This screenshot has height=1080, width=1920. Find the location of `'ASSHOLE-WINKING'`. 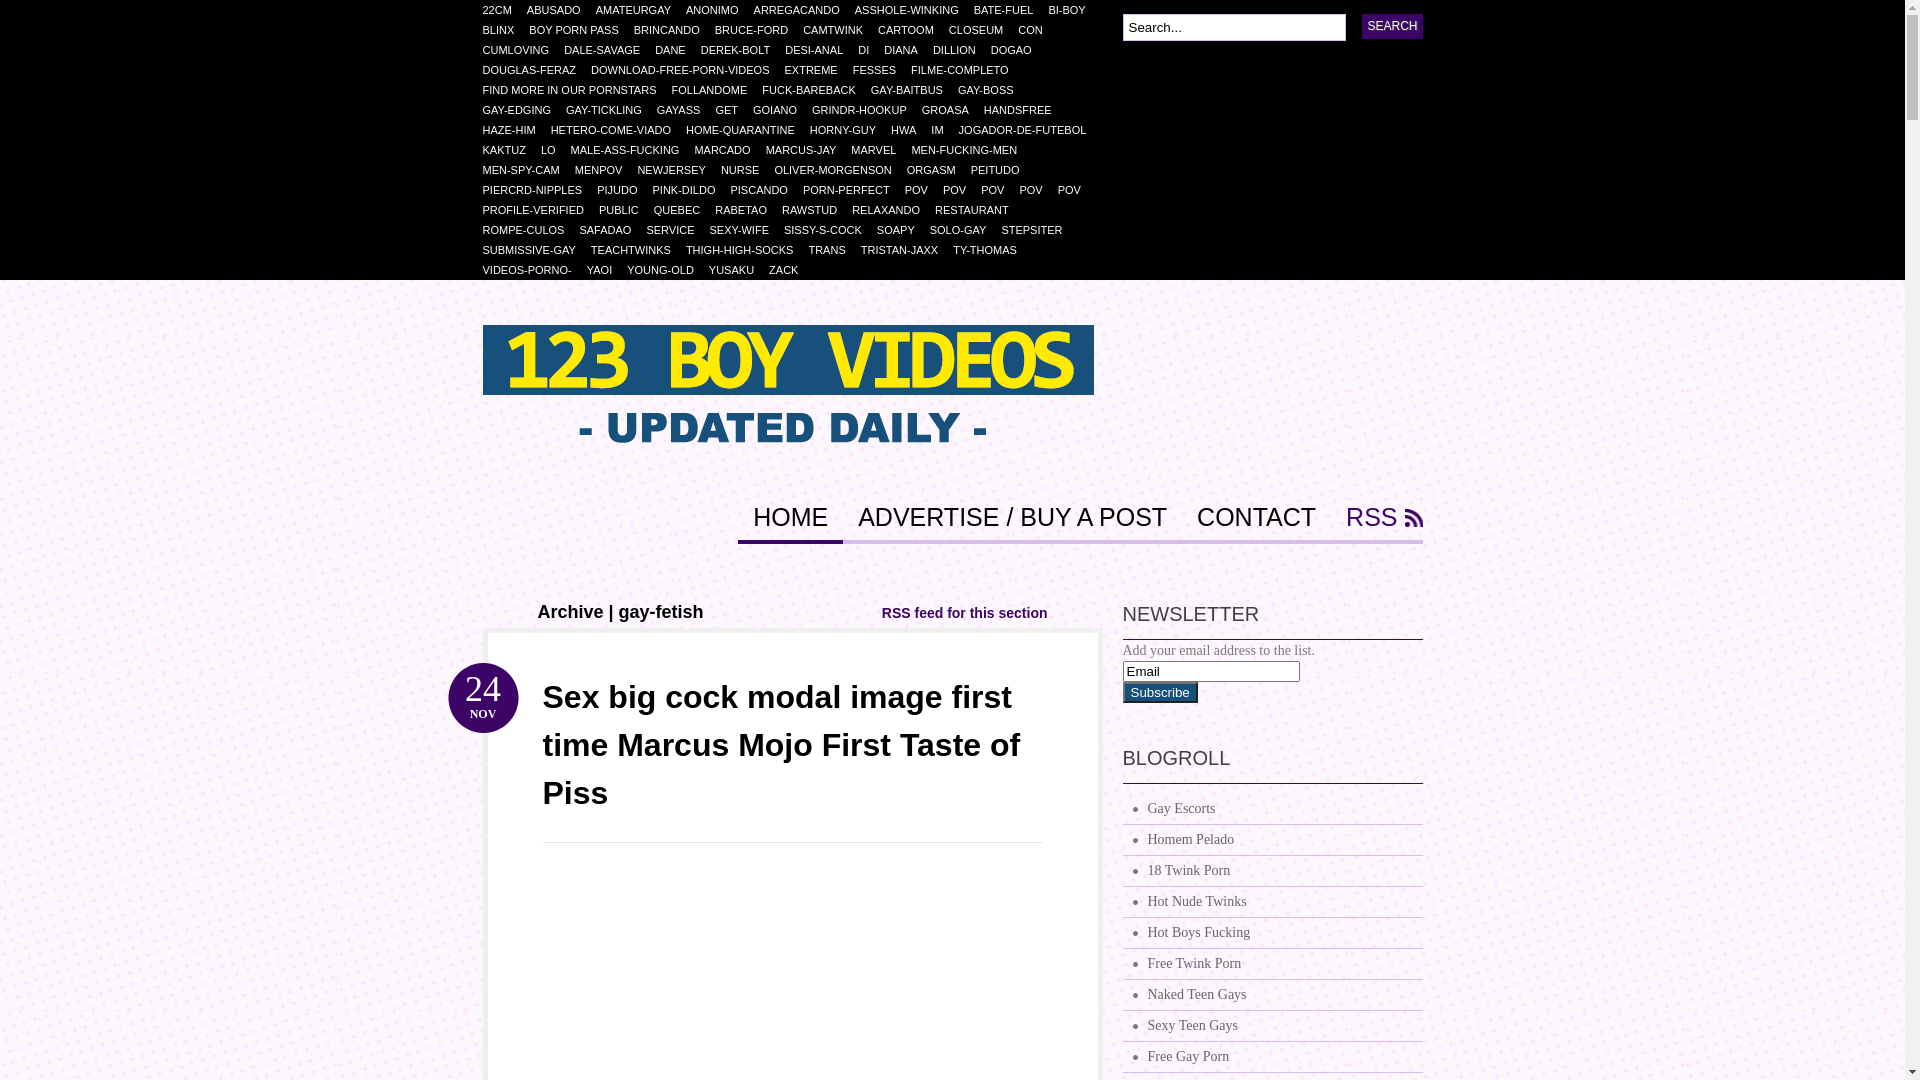

'ASSHOLE-WINKING' is located at coordinates (913, 10).